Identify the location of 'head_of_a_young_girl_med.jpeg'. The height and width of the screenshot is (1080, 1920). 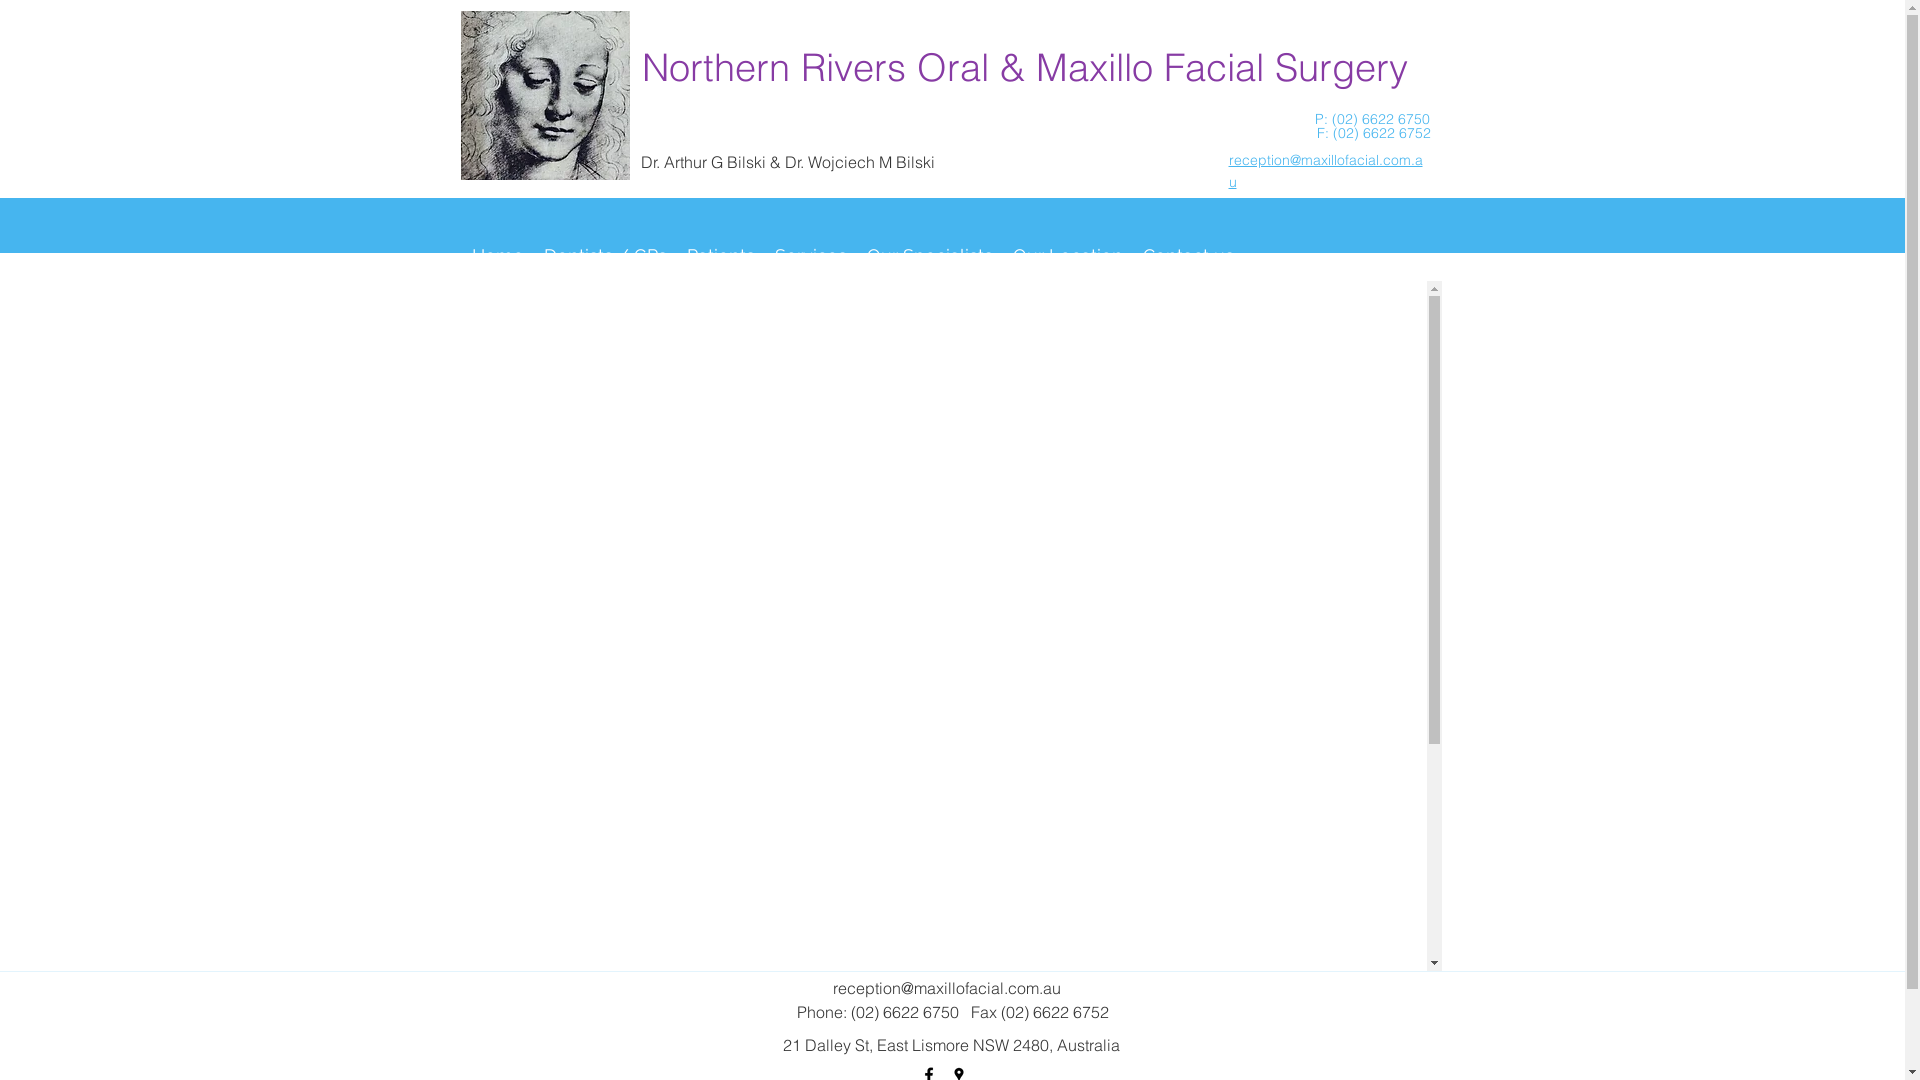
(544, 95).